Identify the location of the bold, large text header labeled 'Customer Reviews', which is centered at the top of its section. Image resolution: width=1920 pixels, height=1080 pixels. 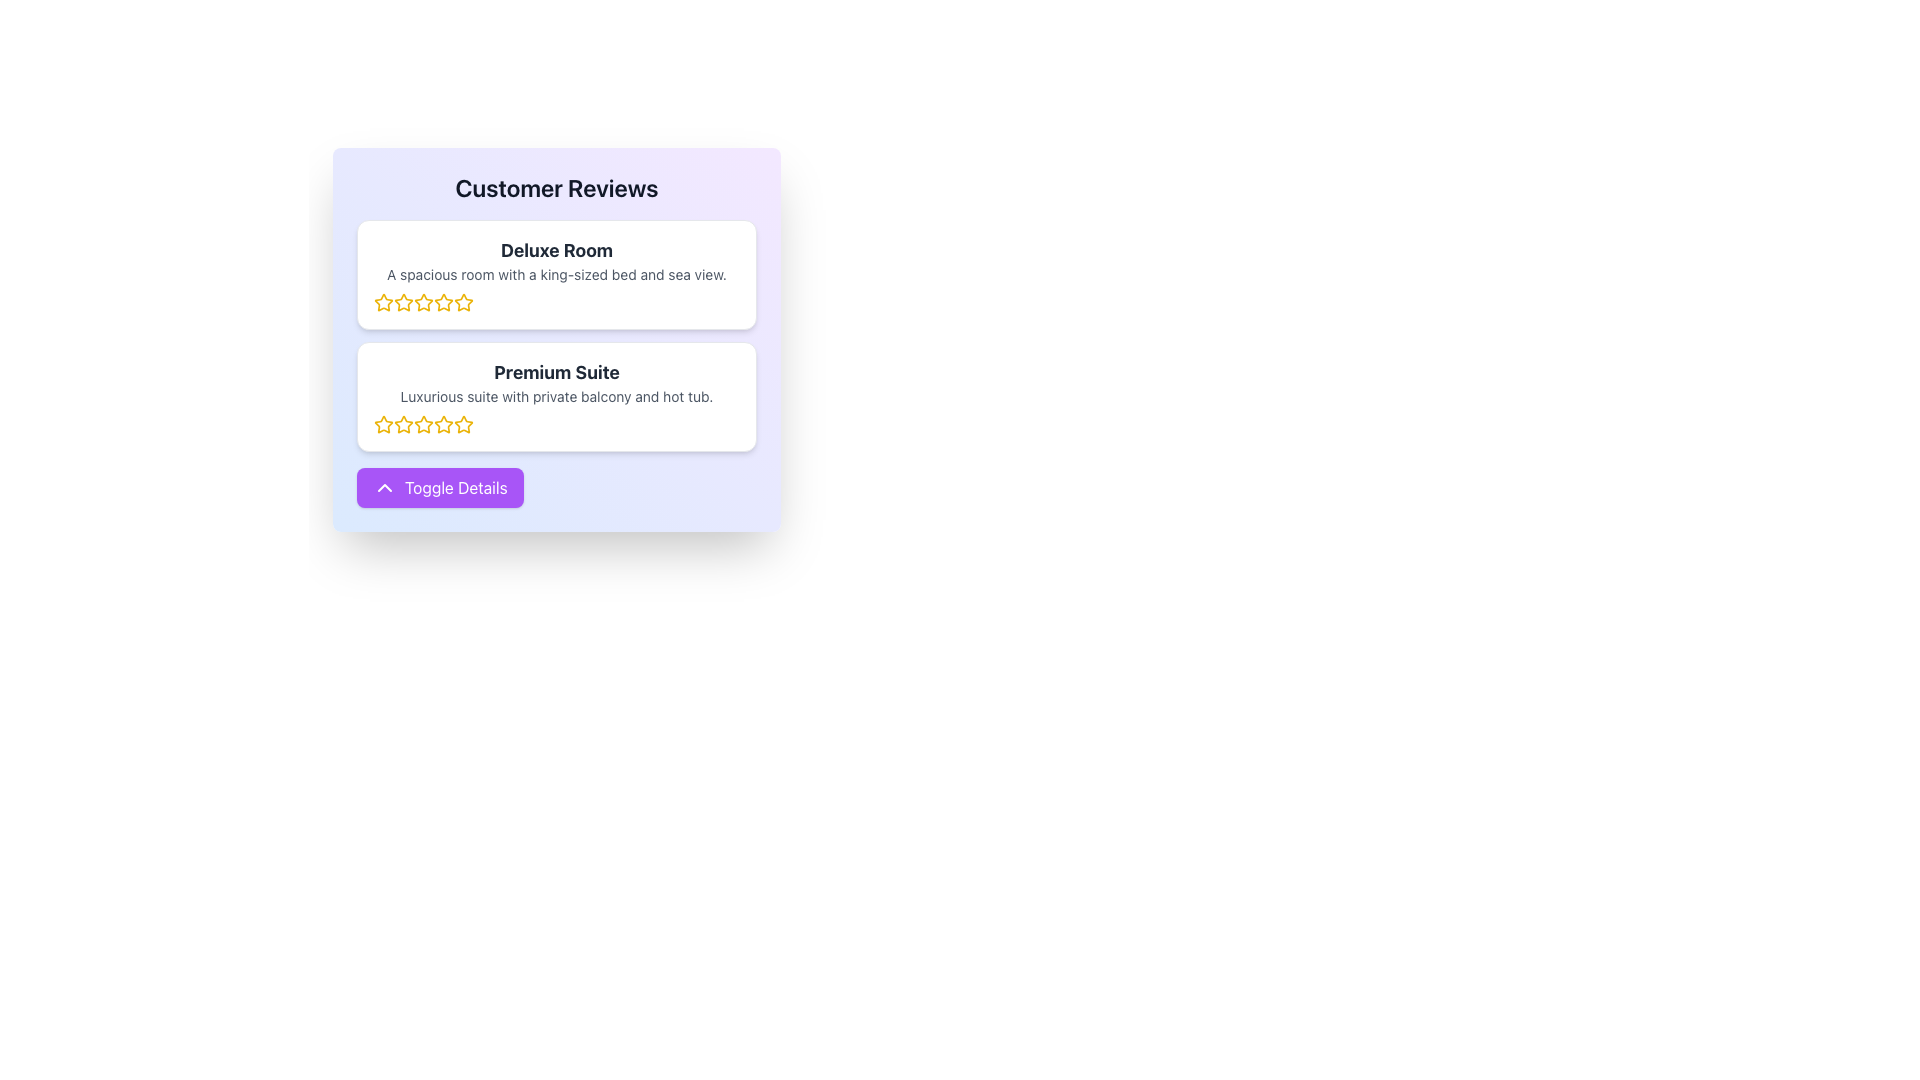
(556, 188).